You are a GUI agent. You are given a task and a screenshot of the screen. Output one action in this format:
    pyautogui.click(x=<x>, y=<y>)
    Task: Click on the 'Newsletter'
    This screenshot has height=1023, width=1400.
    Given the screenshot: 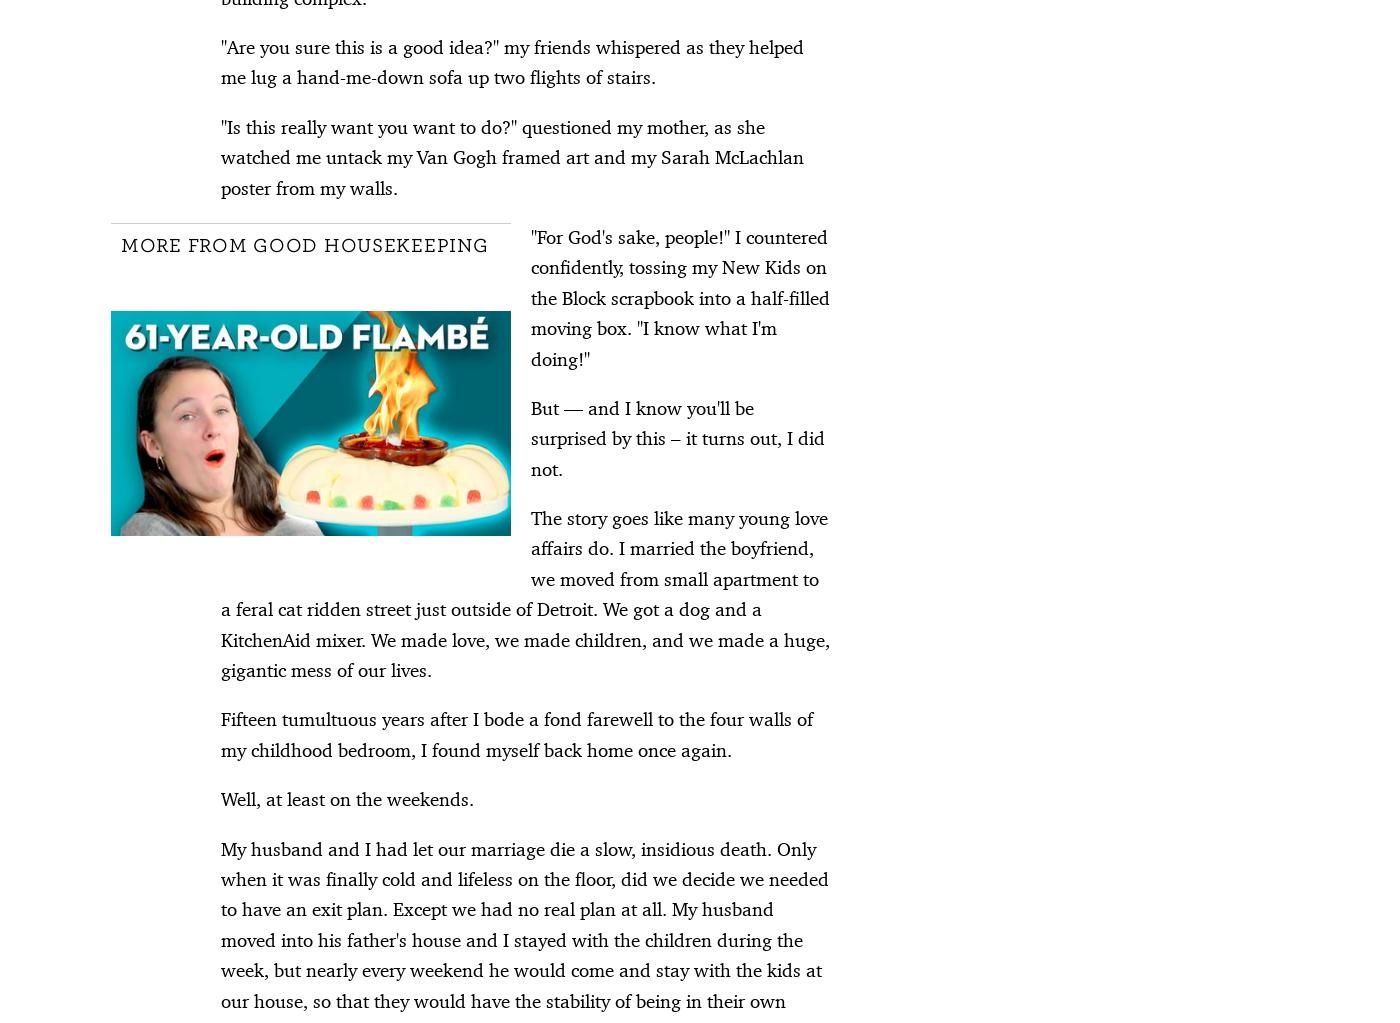 What is the action you would take?
    pyautogui.click(x=1008, y=785)
    